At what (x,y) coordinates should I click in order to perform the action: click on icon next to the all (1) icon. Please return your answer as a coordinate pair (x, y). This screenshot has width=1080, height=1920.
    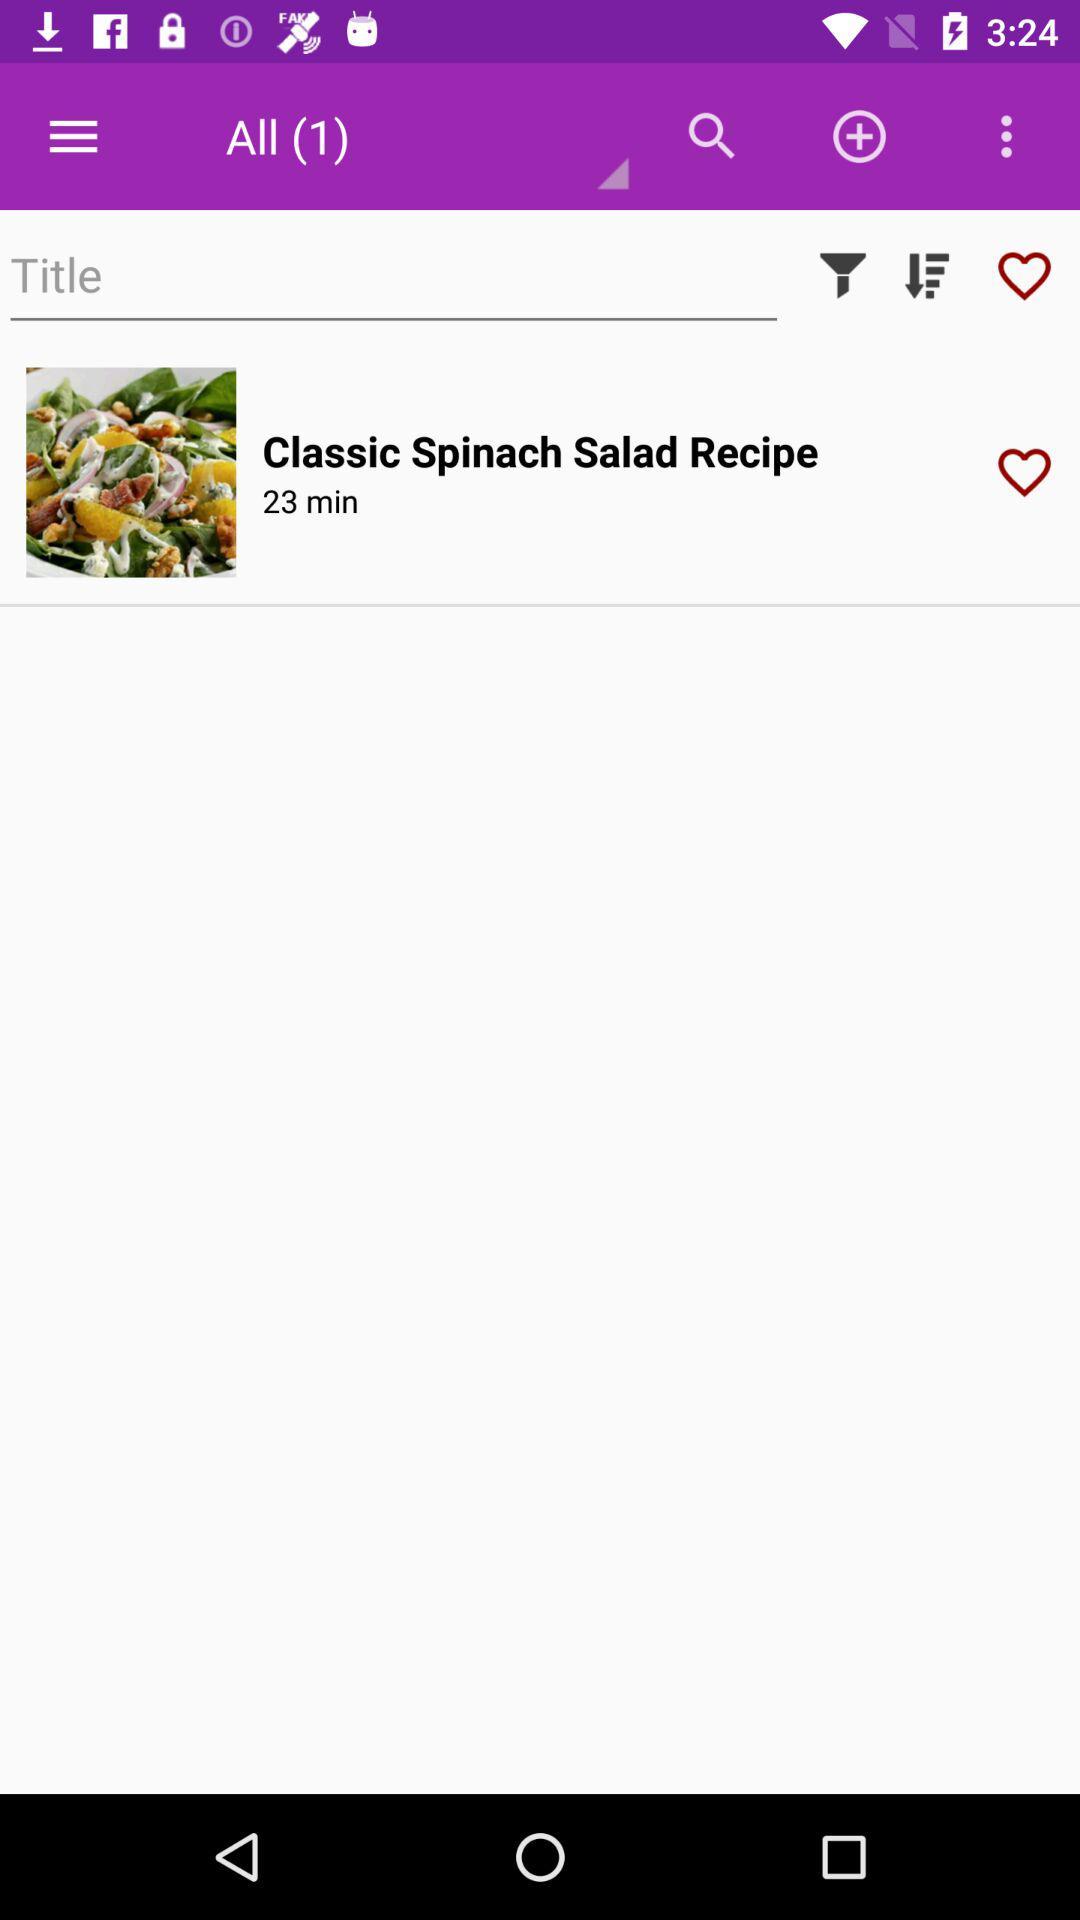
    Looking at the image, I should click on (72, 135).